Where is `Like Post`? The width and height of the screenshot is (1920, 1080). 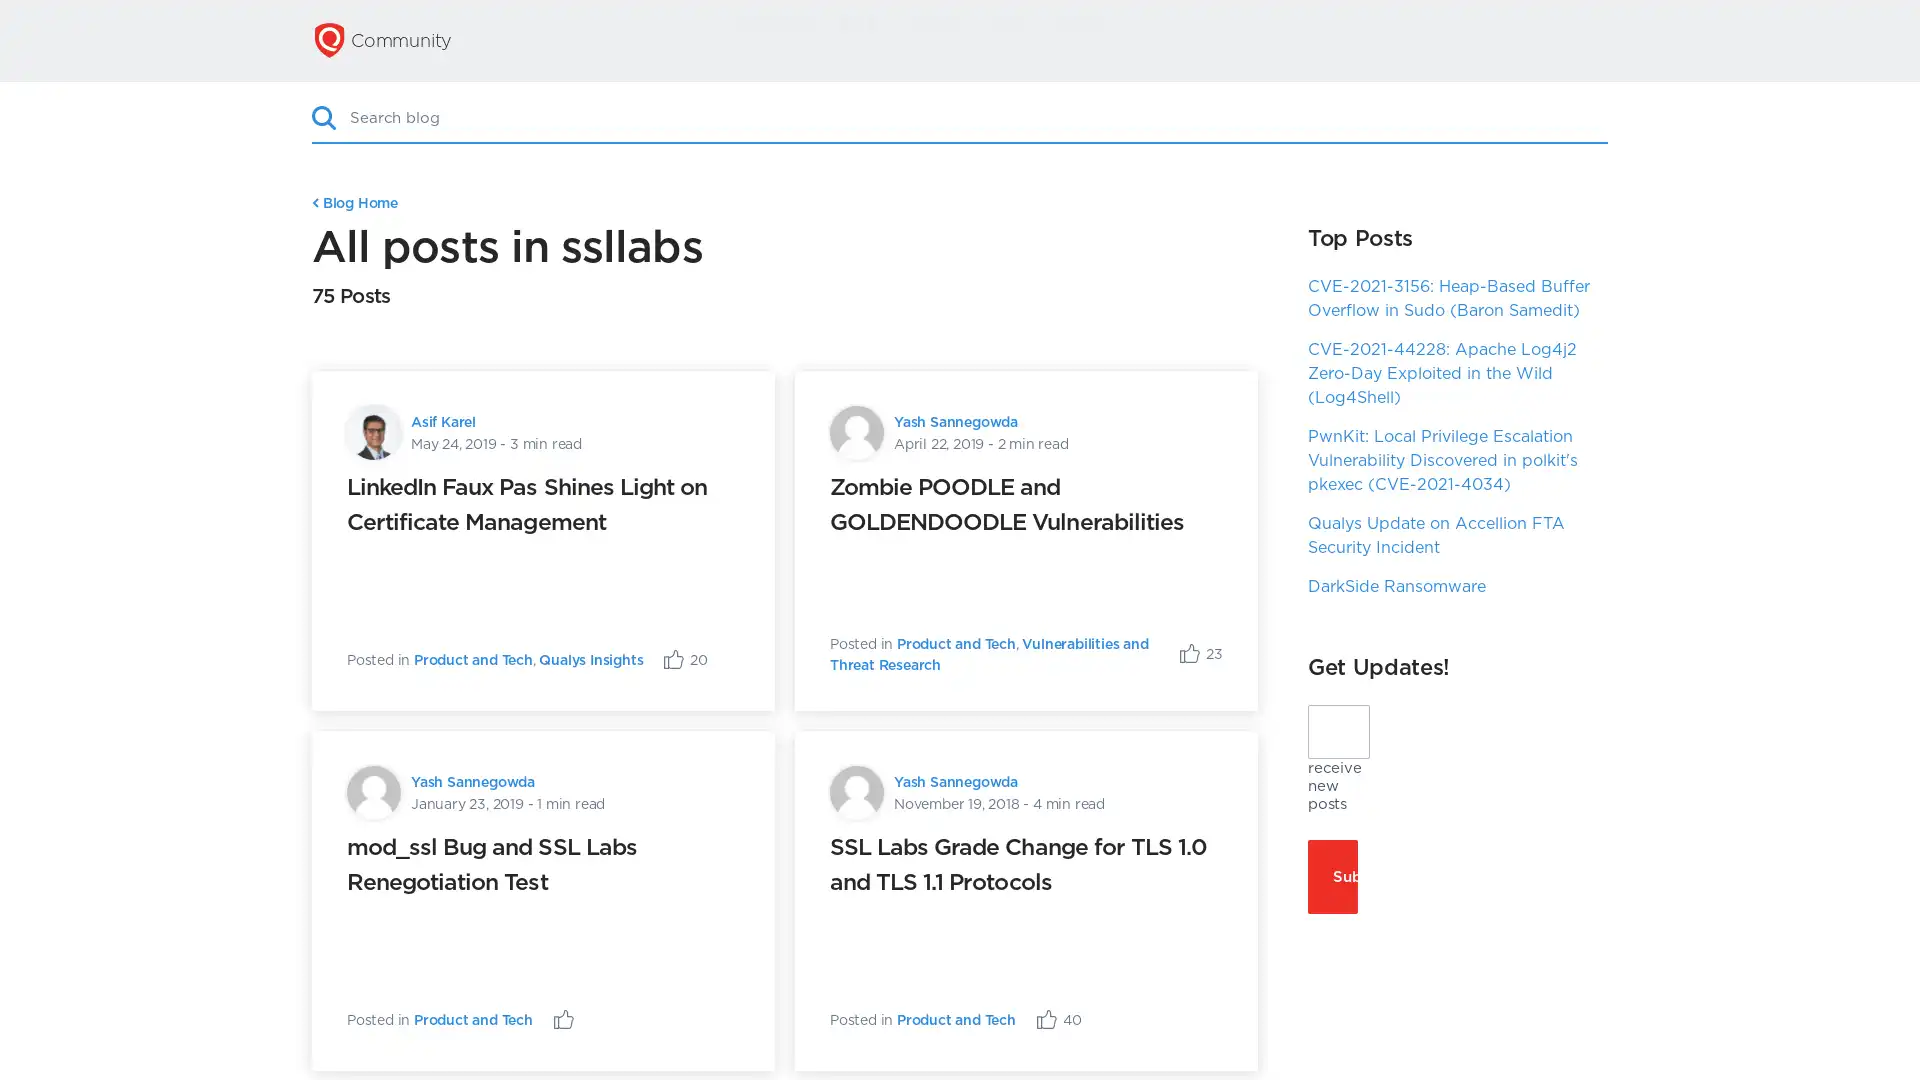 Like Post is located at coordinates (1190, 654).